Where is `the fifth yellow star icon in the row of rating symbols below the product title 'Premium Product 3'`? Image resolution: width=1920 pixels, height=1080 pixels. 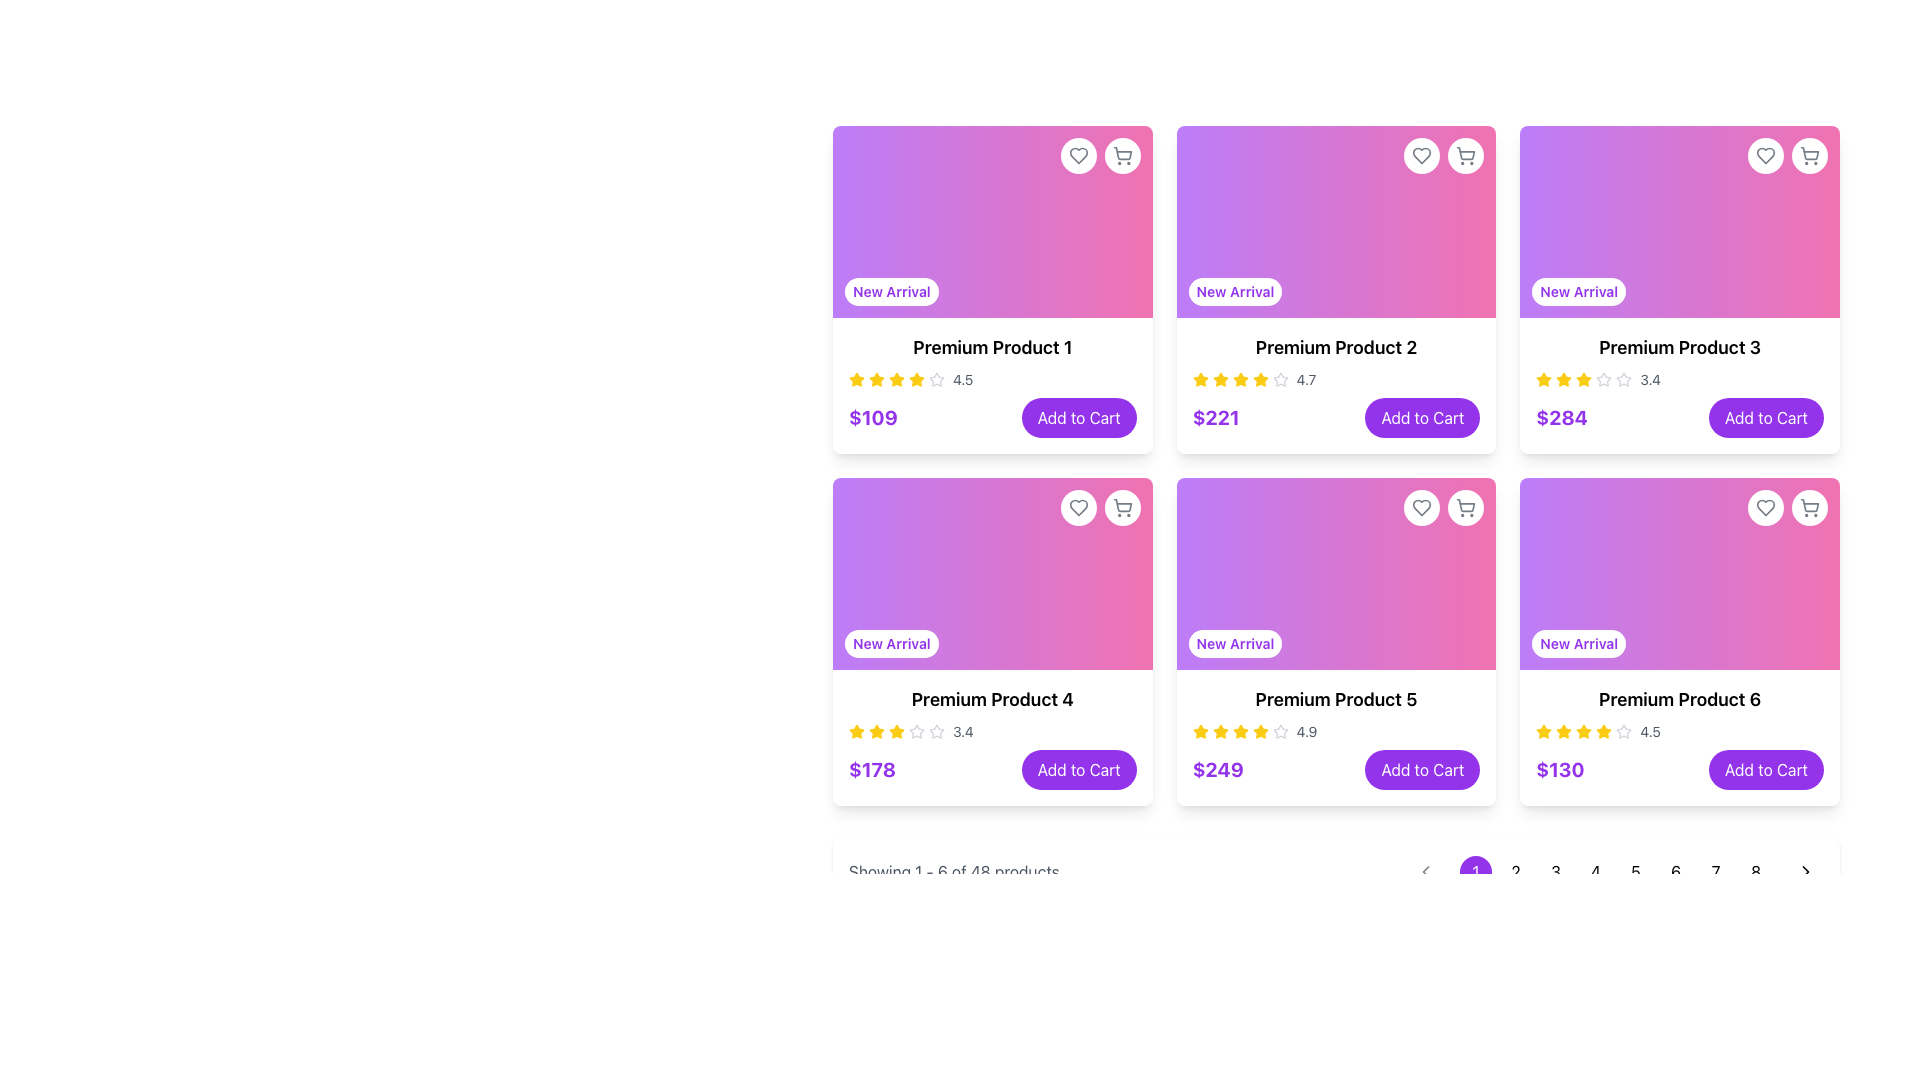 the fifth yellow star icon in the row of rating symbols below the product title 'Premium Product 3' is located at coordinates (1583, 380).